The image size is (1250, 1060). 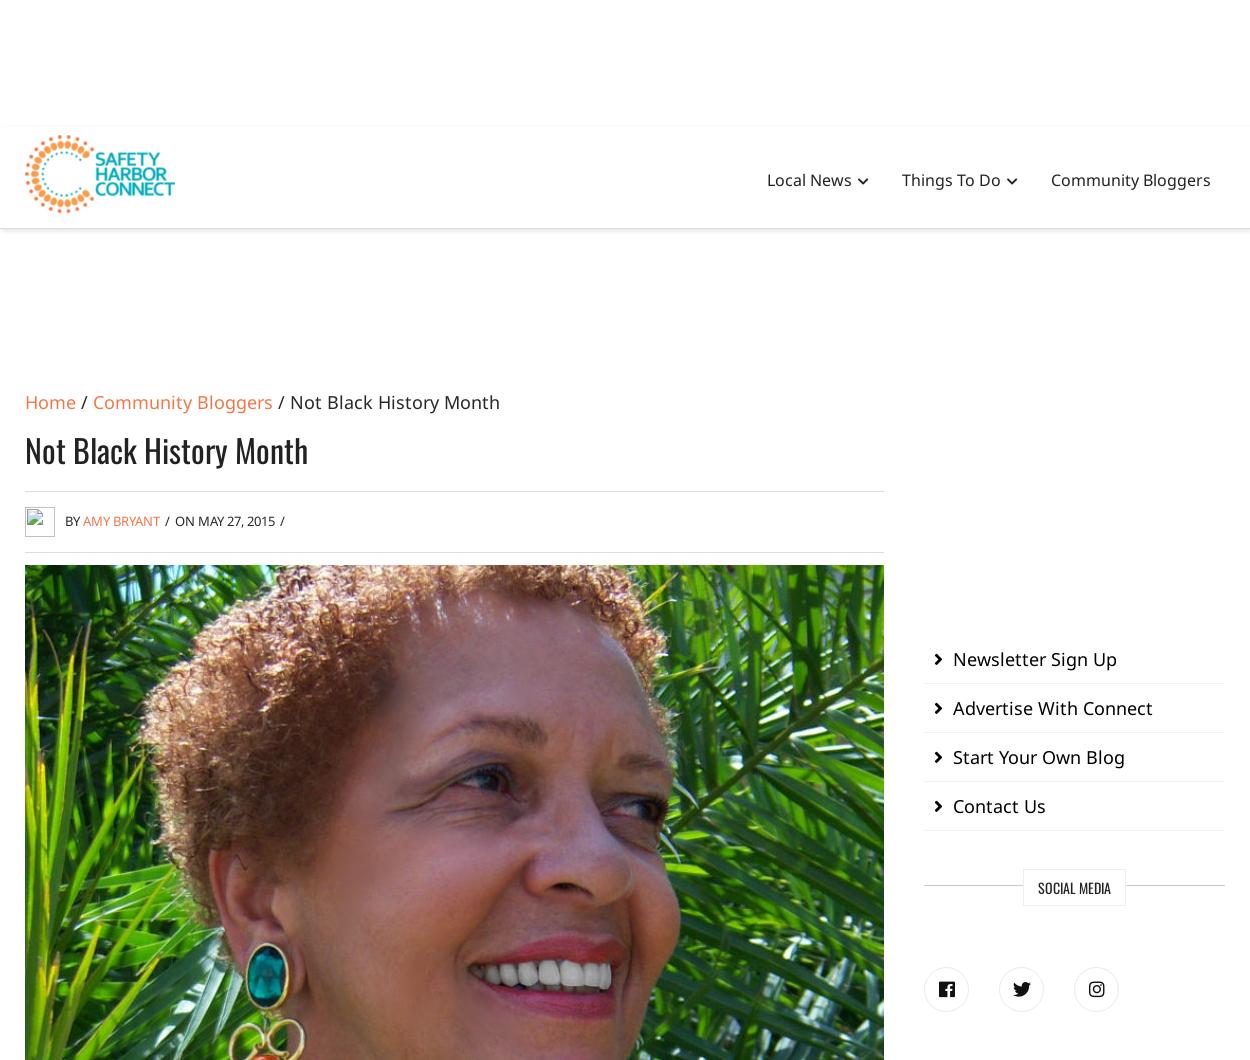 What do you see at coordinates (809, 178) in the screenshot?
I see `'Local News'` at bounding box center [809, 178].